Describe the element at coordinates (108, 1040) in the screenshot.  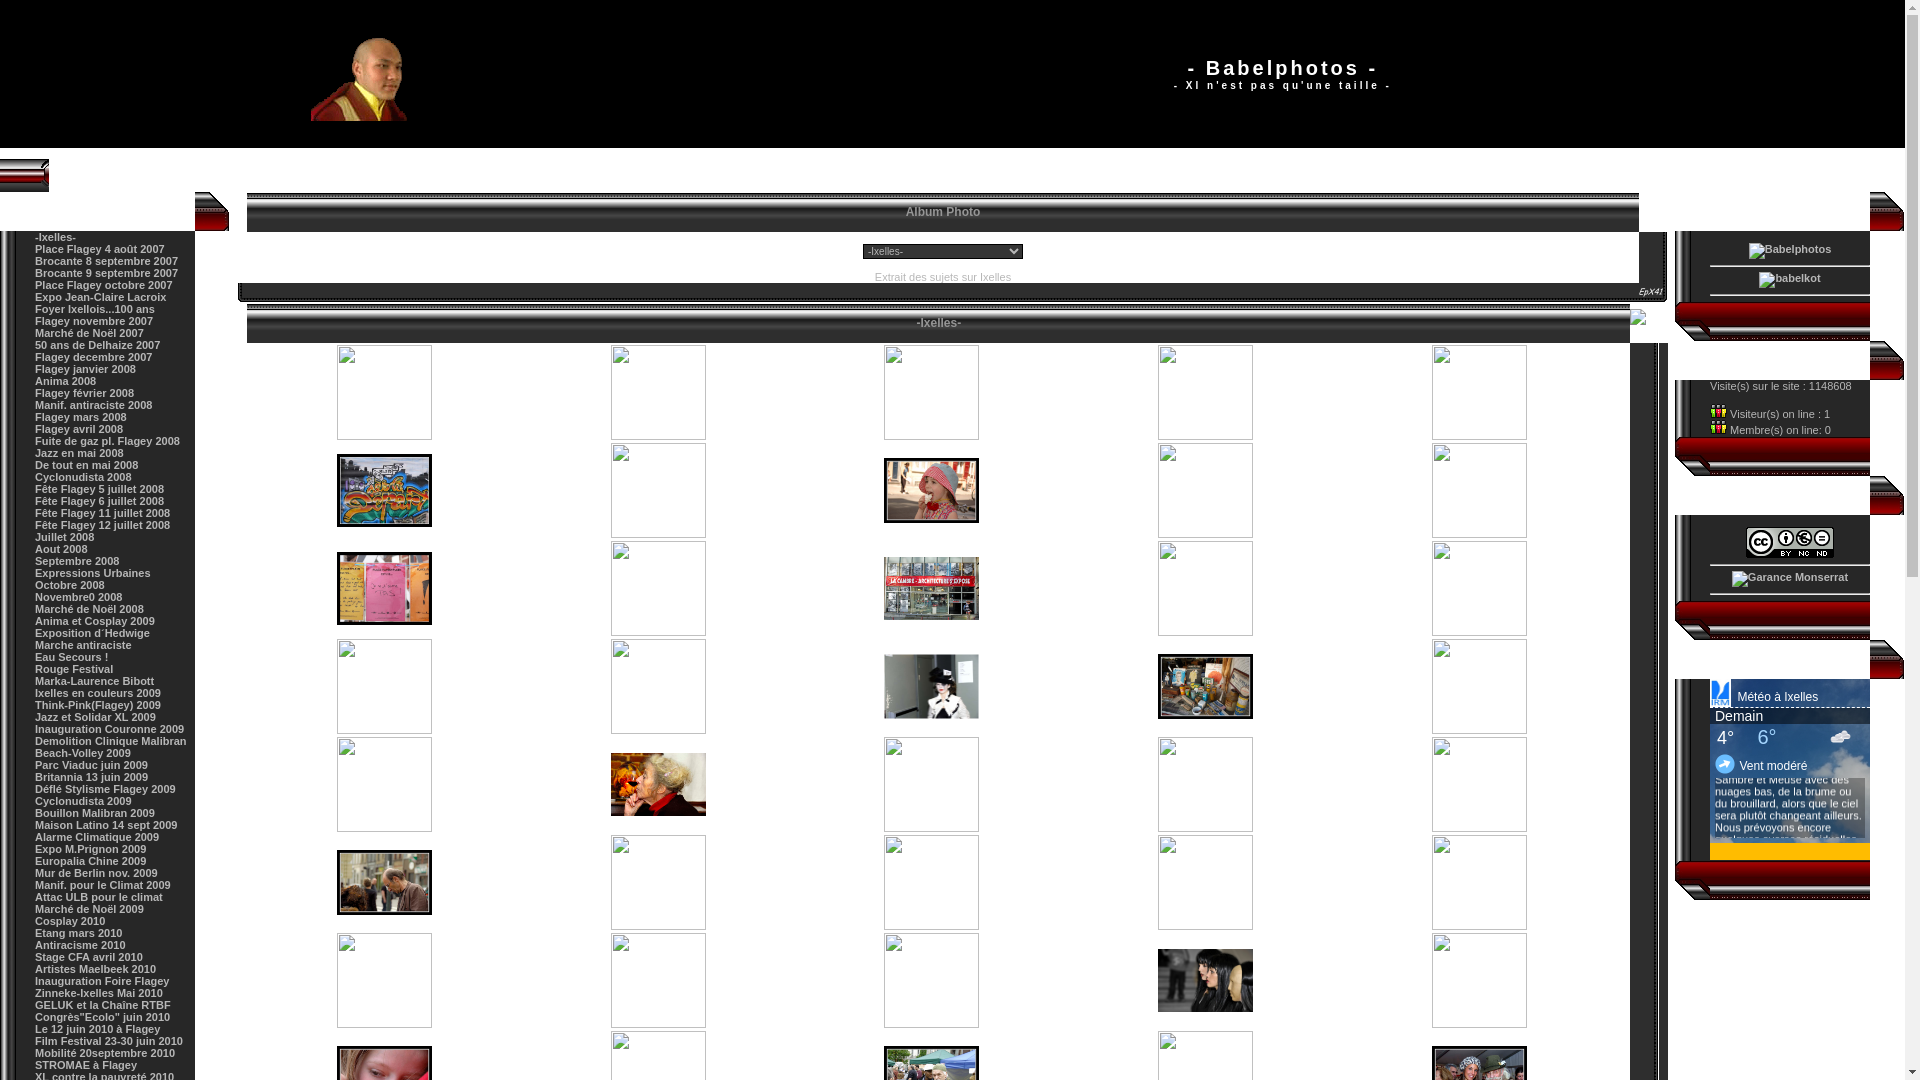
I see `'Film Festival 23-30 juin 2010'` at that location.